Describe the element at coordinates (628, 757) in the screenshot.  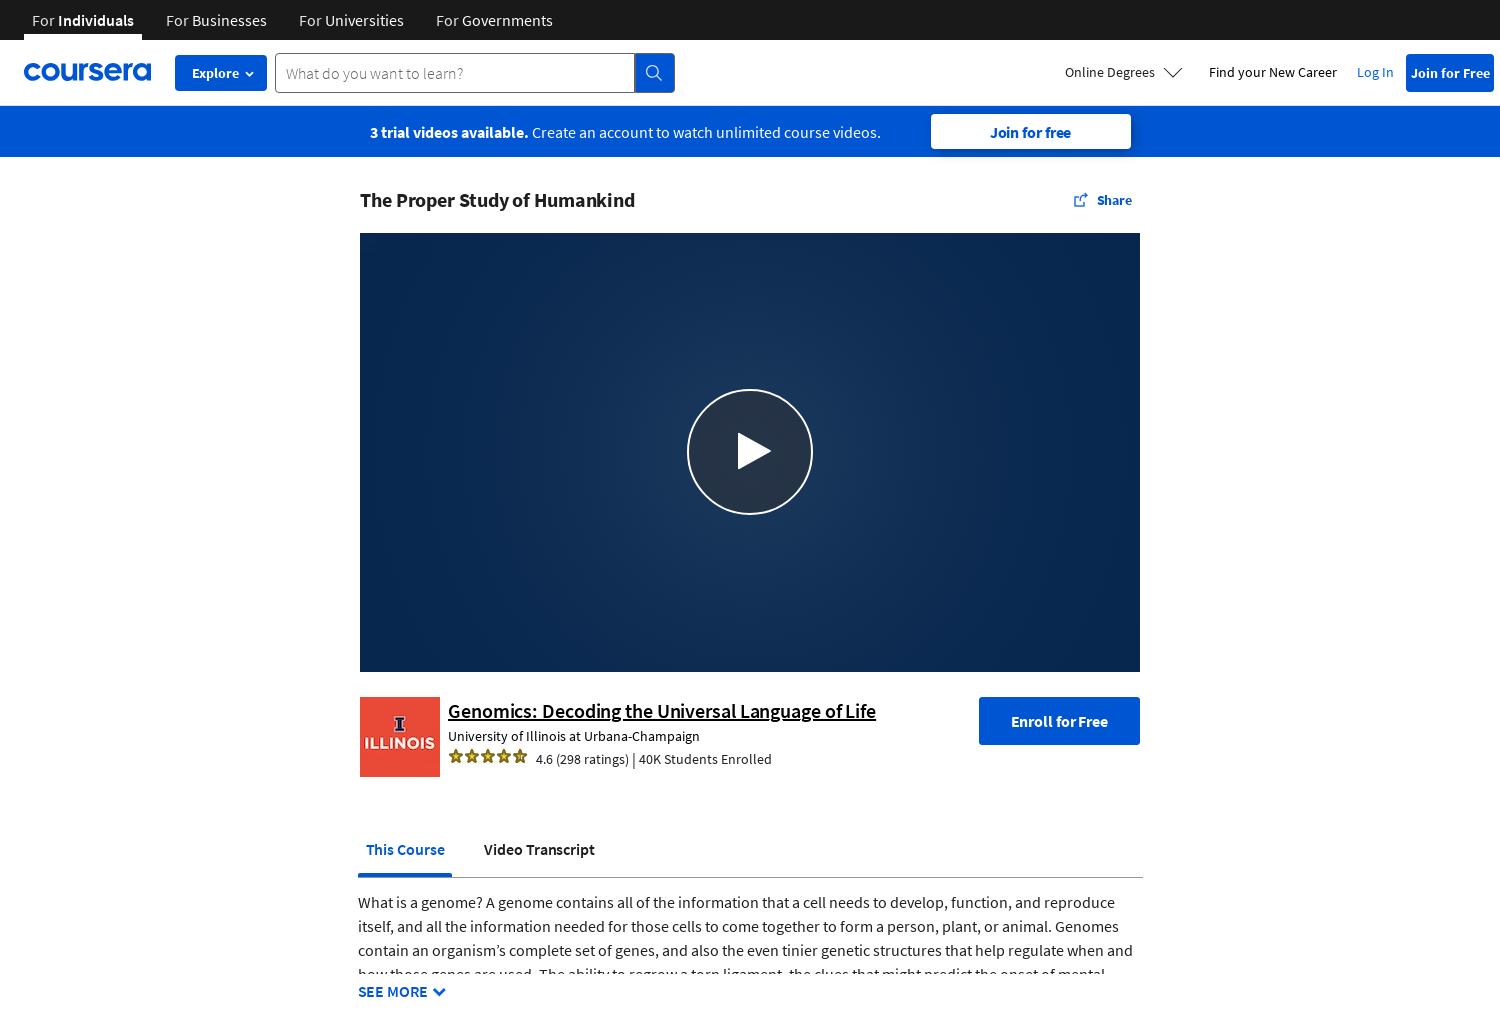
I see `'|'` at that location.